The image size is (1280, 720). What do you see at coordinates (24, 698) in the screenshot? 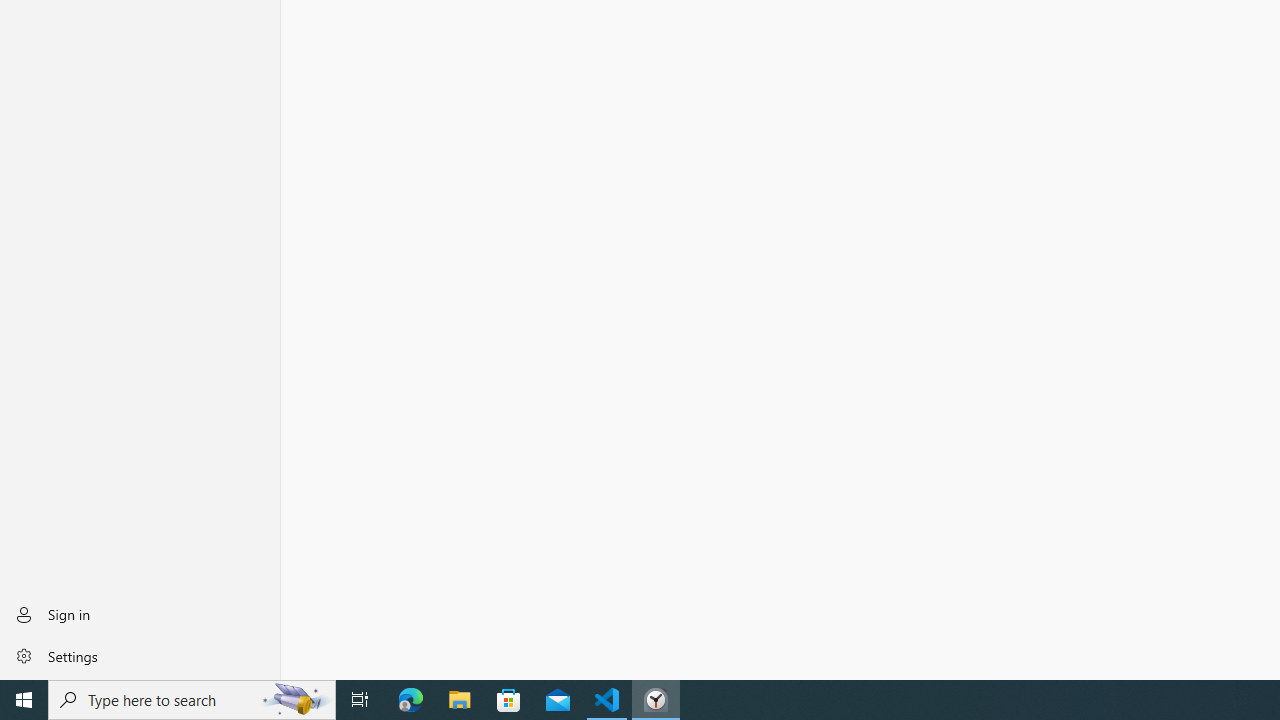
I see `'Start'` at bounding box center [24, 698].